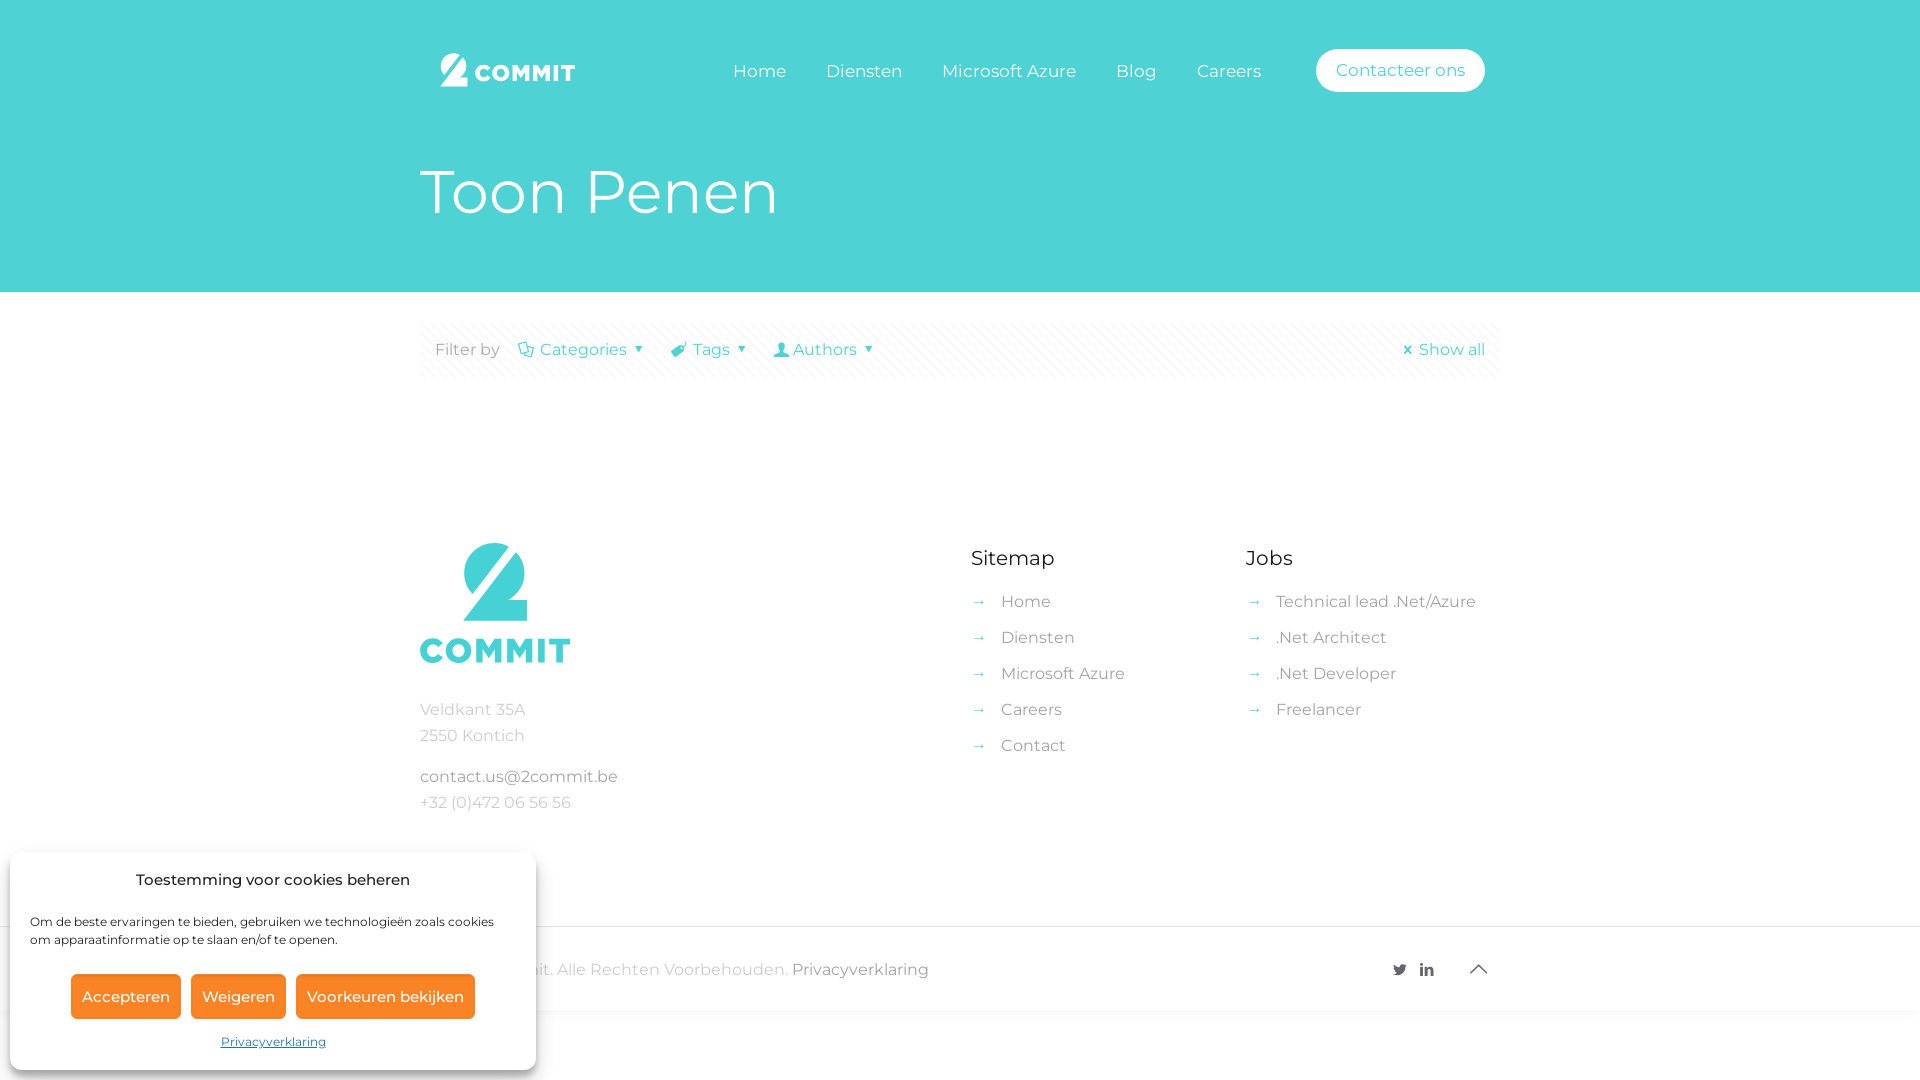 The image size is (1920, 1080). What do you see at coordinates (124, 996) in the screenshot?
I see `'Accepteren'` at bounding box center [124, 996].